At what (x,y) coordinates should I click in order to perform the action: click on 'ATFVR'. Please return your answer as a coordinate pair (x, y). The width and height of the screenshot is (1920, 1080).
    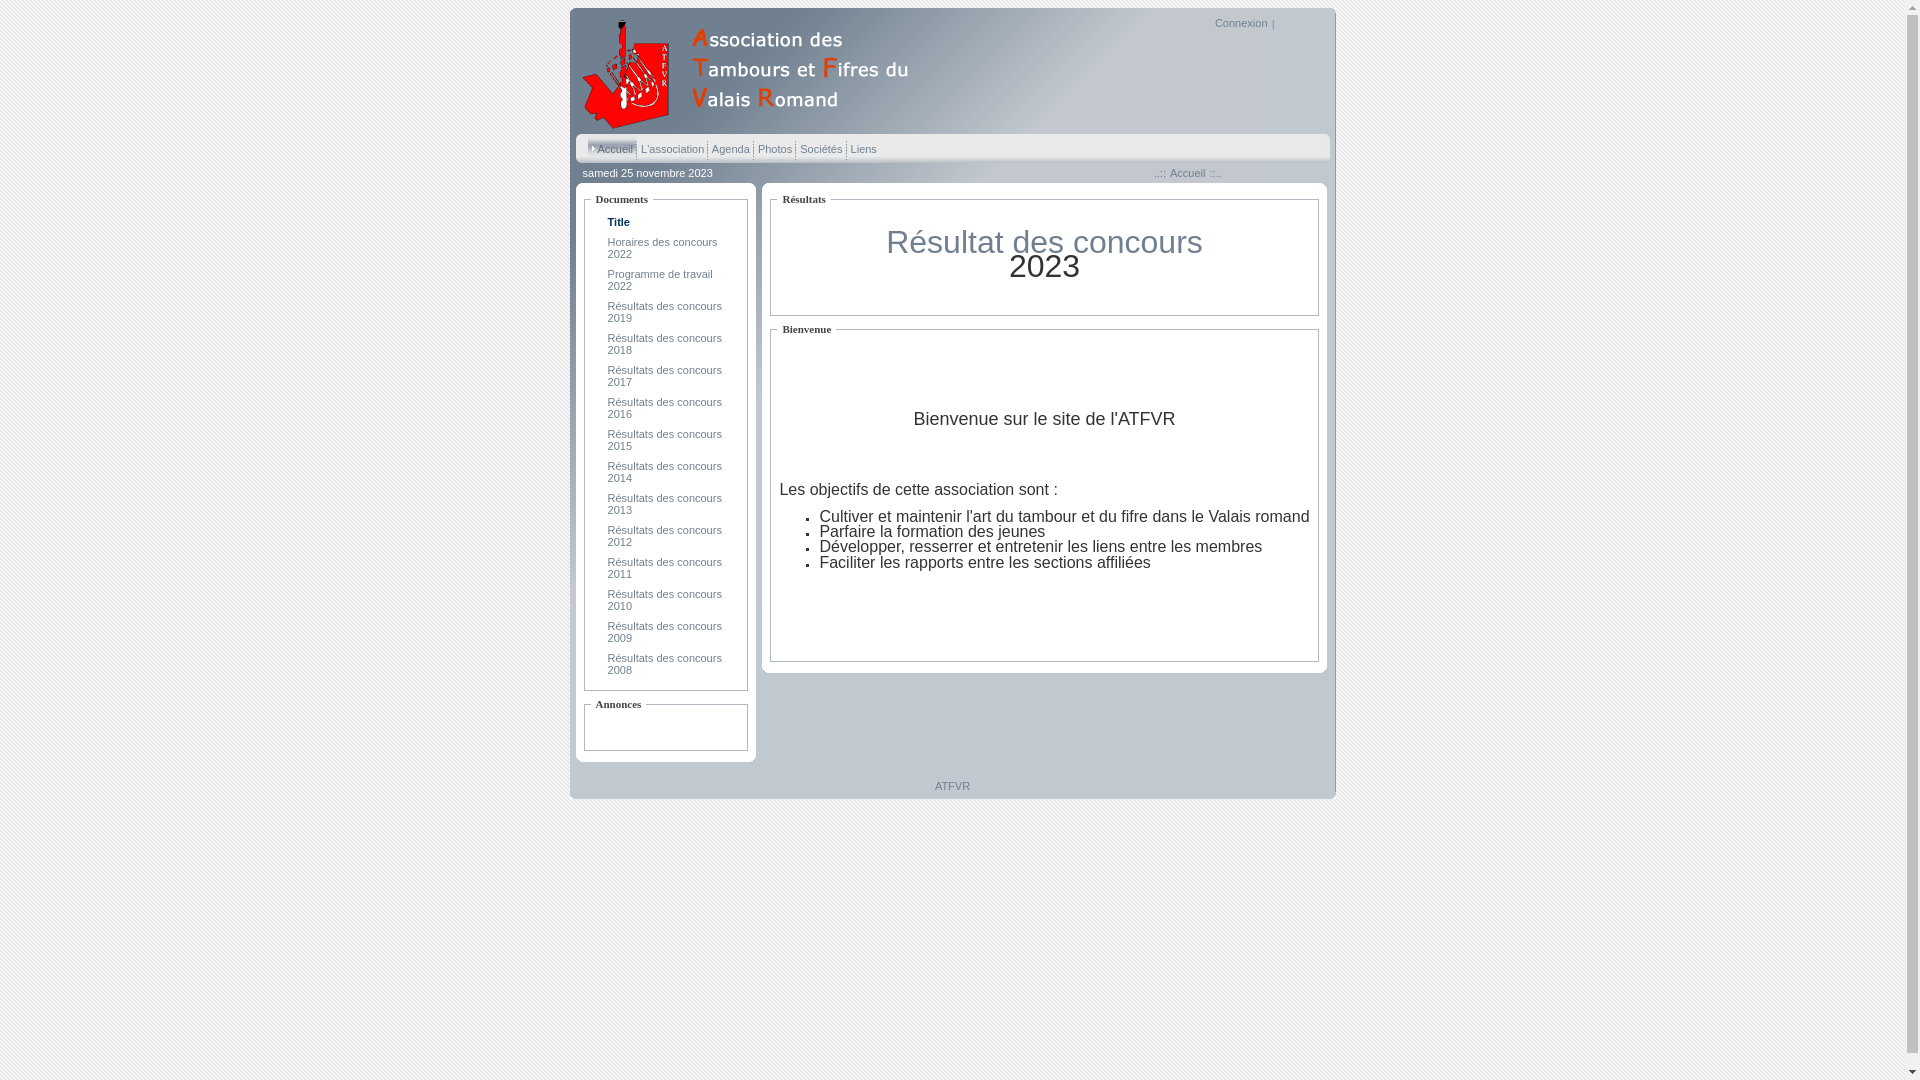
    Looking at the image, I should click on (752, 126).